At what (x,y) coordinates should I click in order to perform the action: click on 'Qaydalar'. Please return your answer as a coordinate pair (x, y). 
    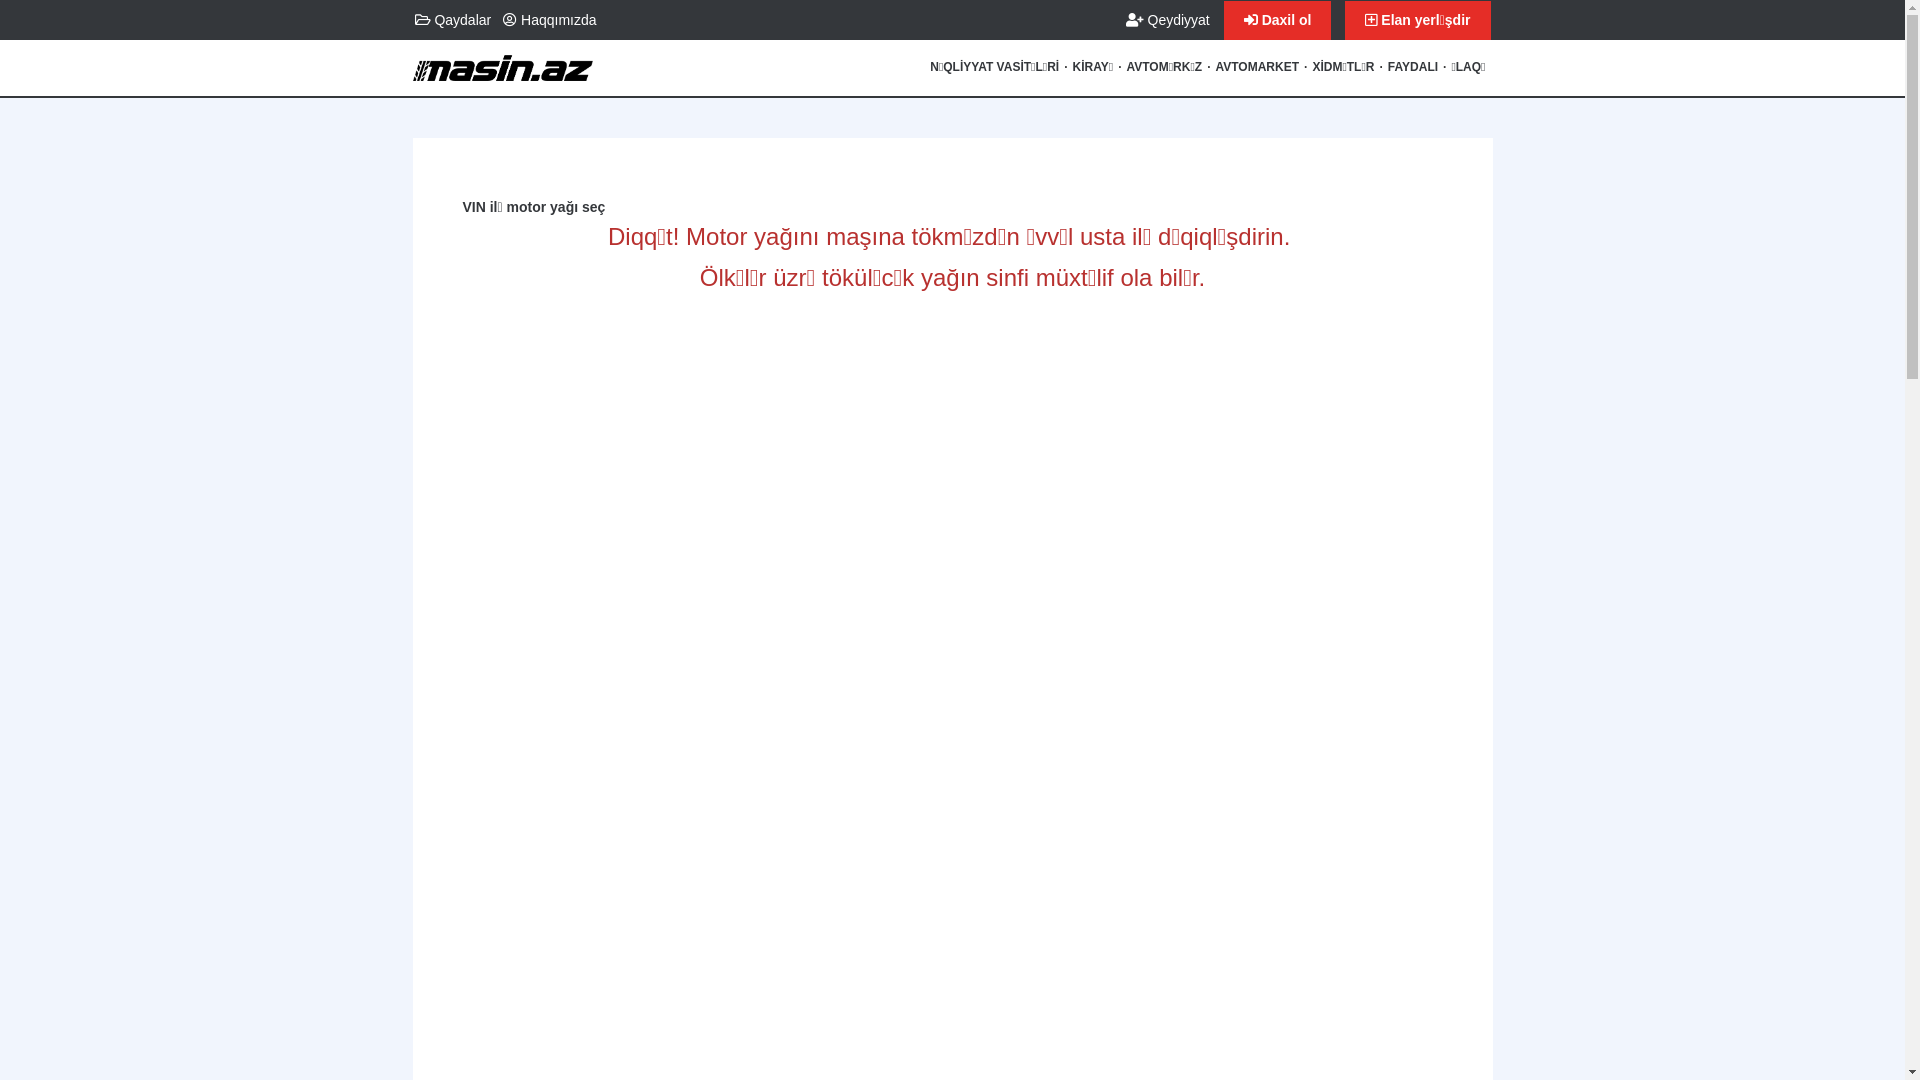
    Looking at the image, I should click on (451, 19).